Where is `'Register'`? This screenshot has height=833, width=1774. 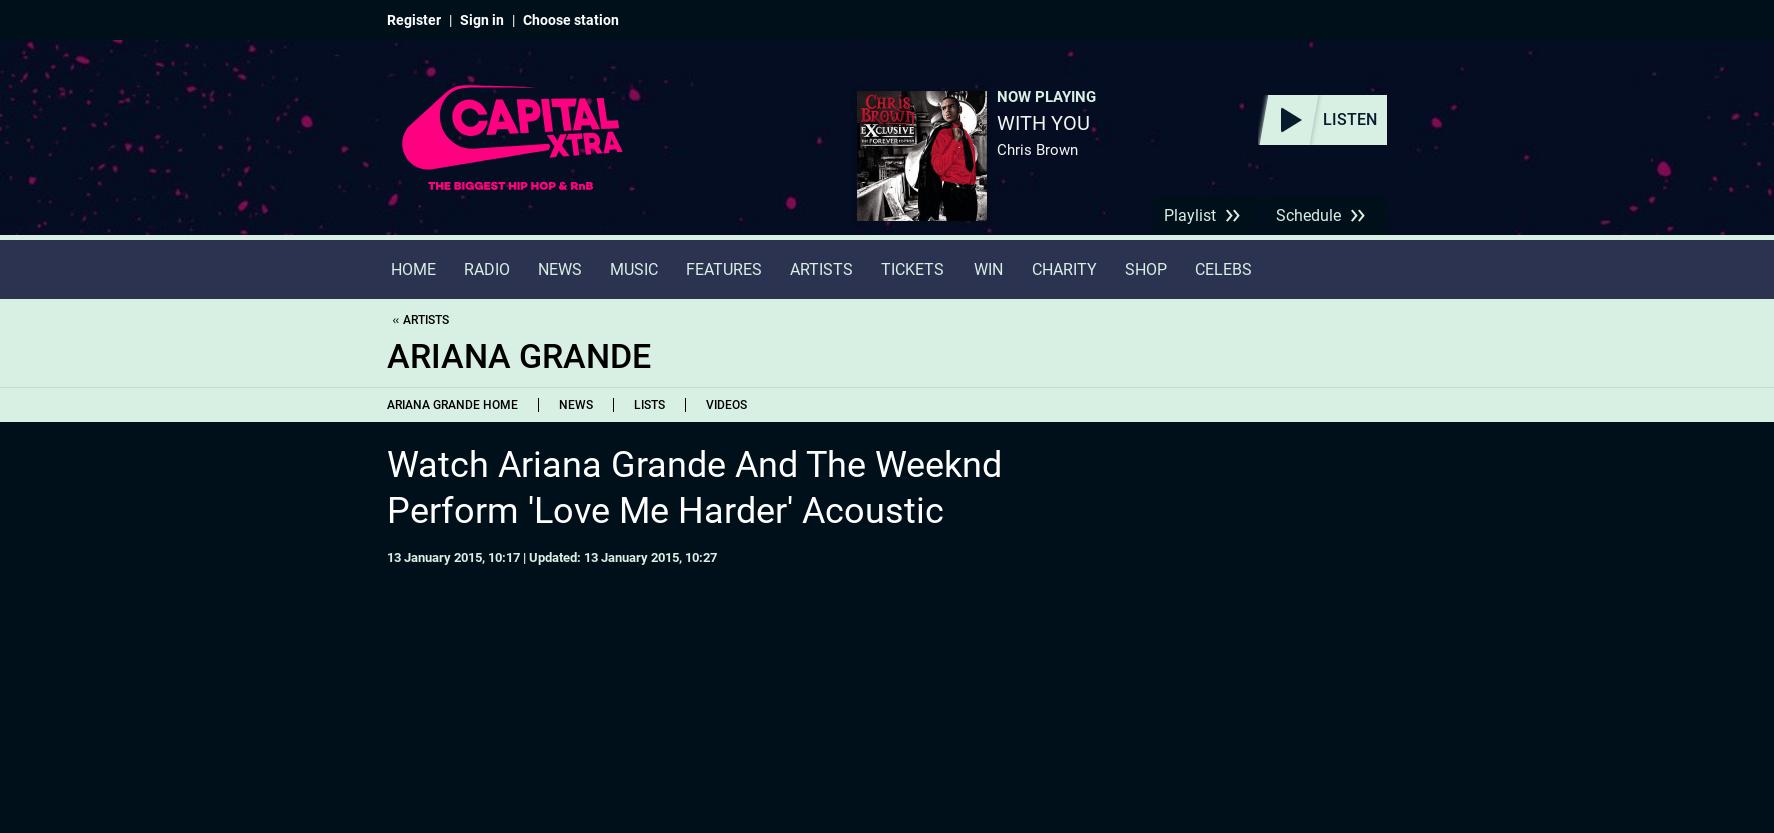 'Register' is located at coordinates (386, 19).